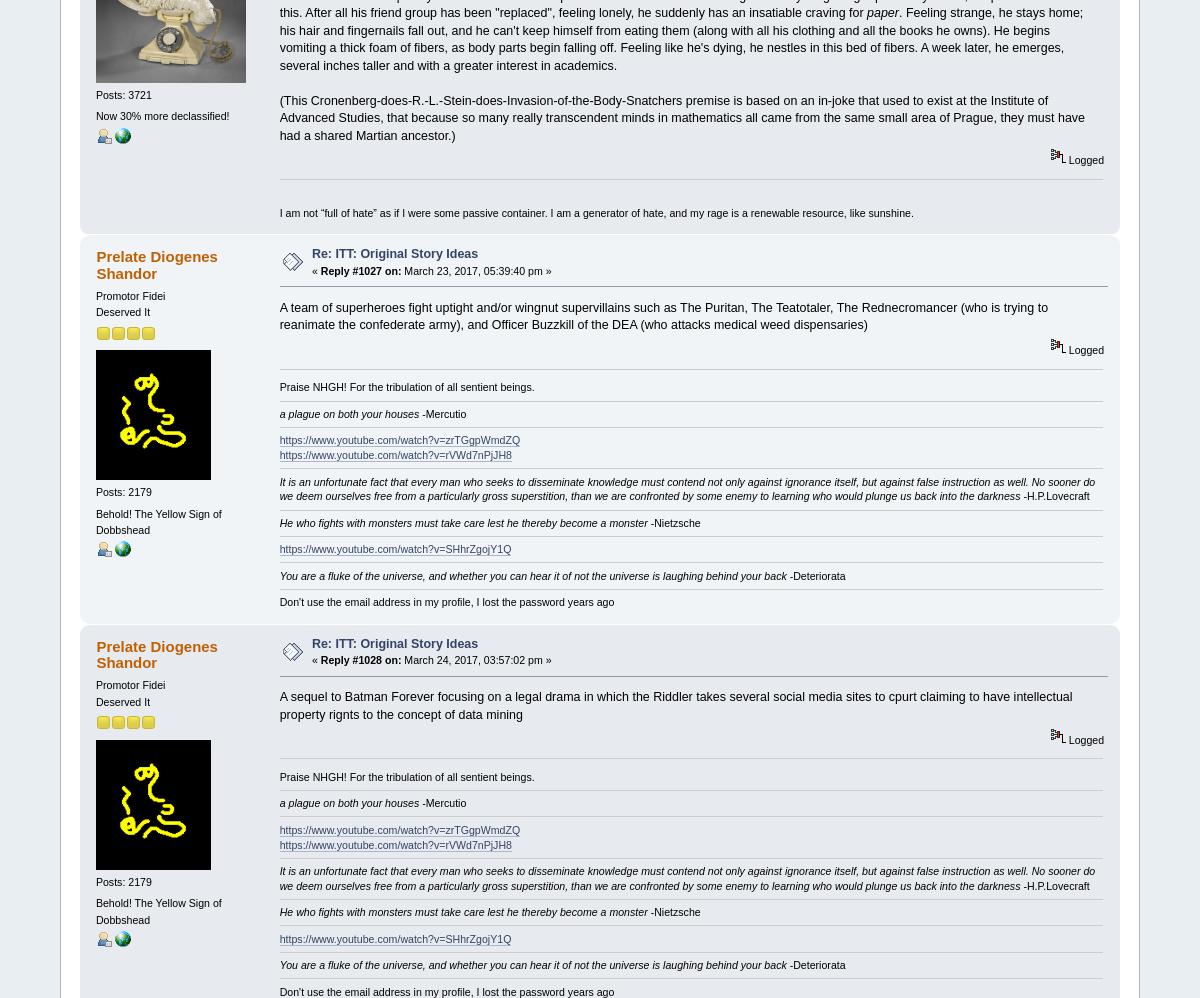 The width and height of the screenshot is (1200, 998). What do you see at coordinates (675, 705) in the screenshot?
I see `'A sequel to Batman Forever focusing on a legal drama in which the Riddler takes several social media sites to cpurt claiming to have intellectual property rignts to the concept of data mining'` at bounding box center [675, 705].